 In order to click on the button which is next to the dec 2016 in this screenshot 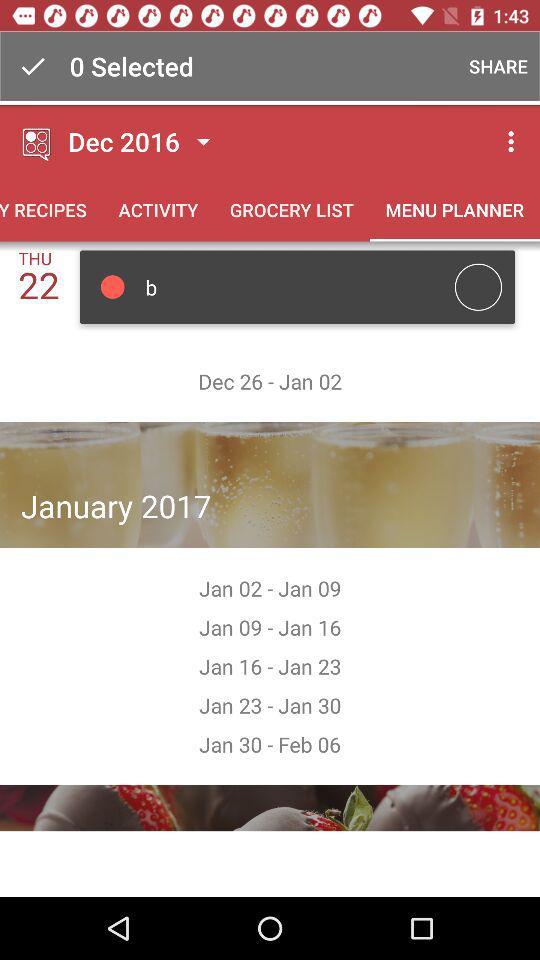, I will do `click(202, 140)`.